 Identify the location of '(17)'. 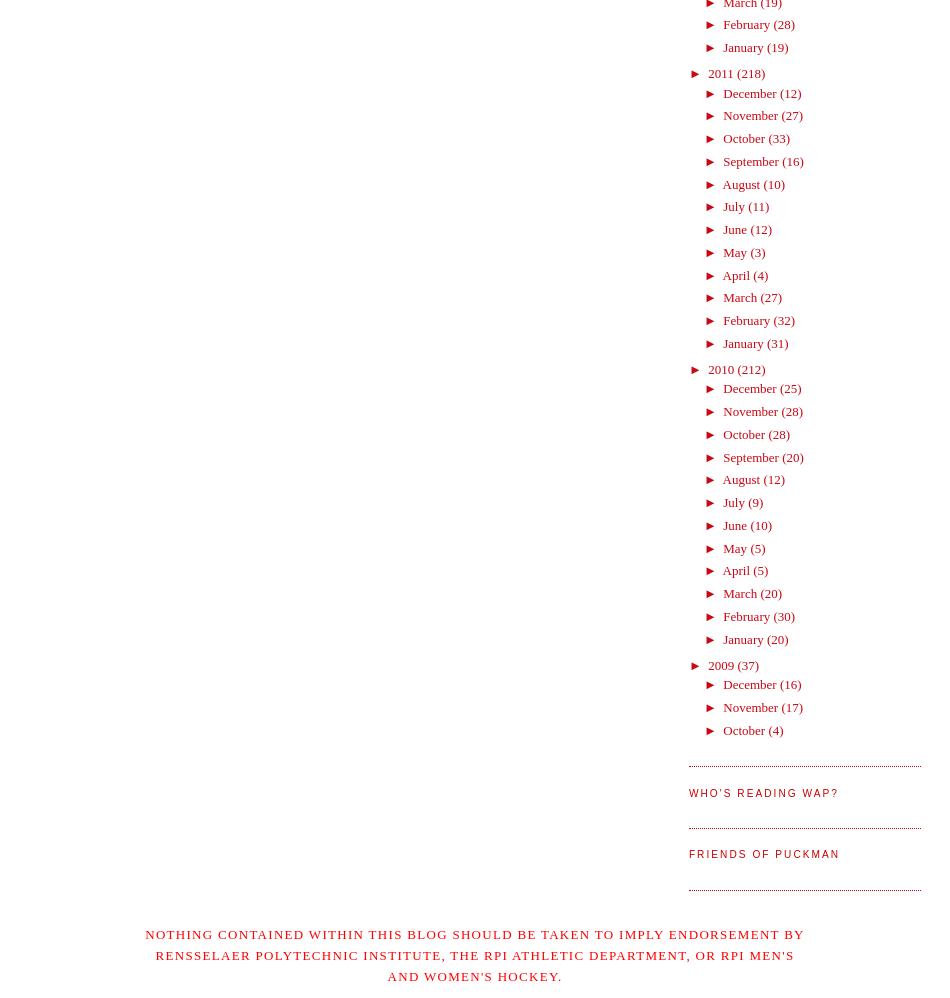
(791, 706).